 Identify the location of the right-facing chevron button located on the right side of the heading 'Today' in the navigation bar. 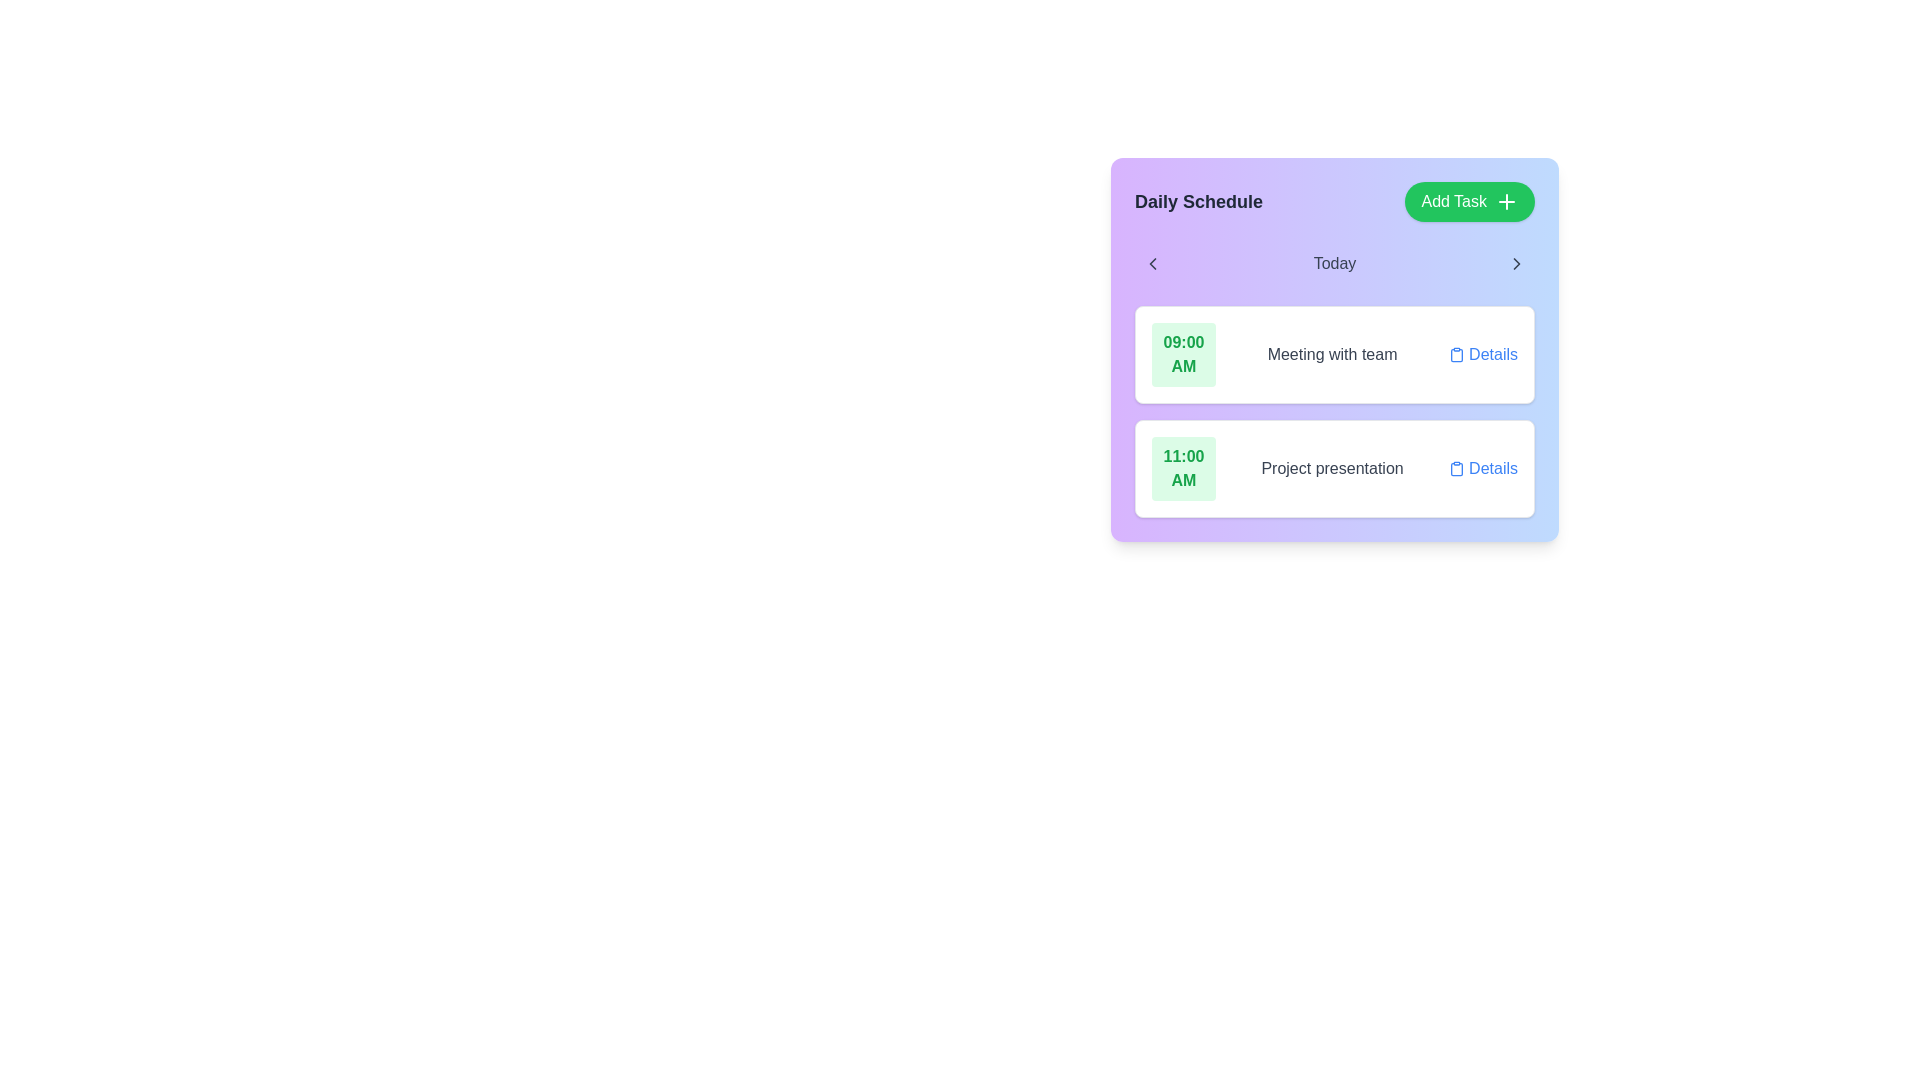
(1516, 262).